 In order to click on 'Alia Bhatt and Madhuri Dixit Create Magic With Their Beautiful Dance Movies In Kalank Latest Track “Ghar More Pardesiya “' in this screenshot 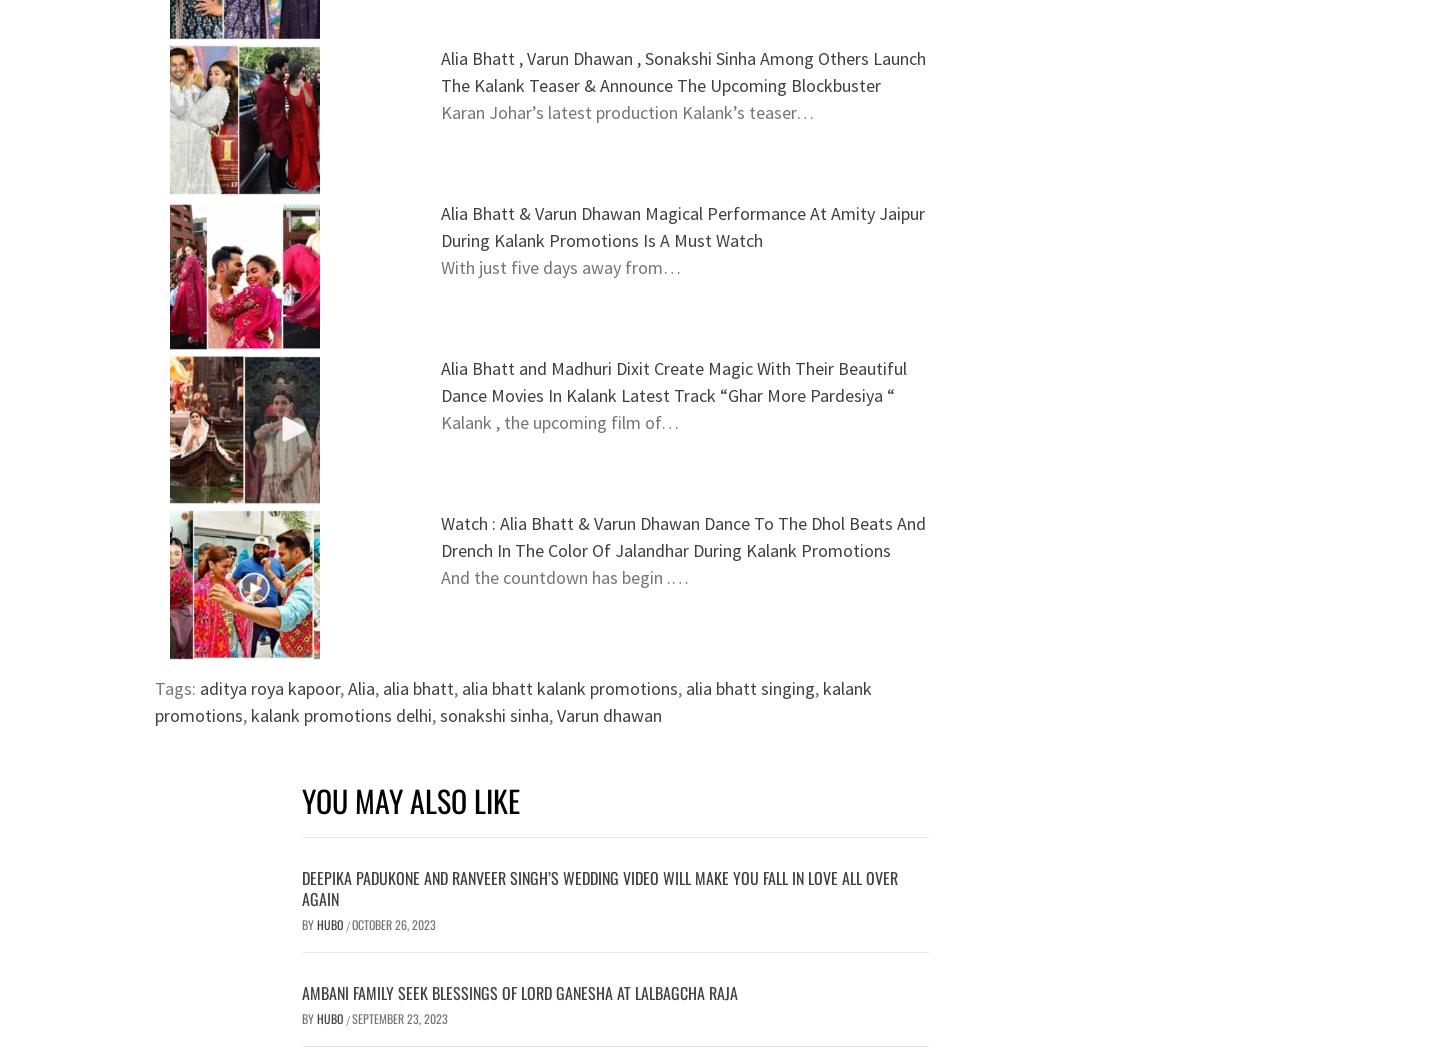, I will do `click(438, 382)`.